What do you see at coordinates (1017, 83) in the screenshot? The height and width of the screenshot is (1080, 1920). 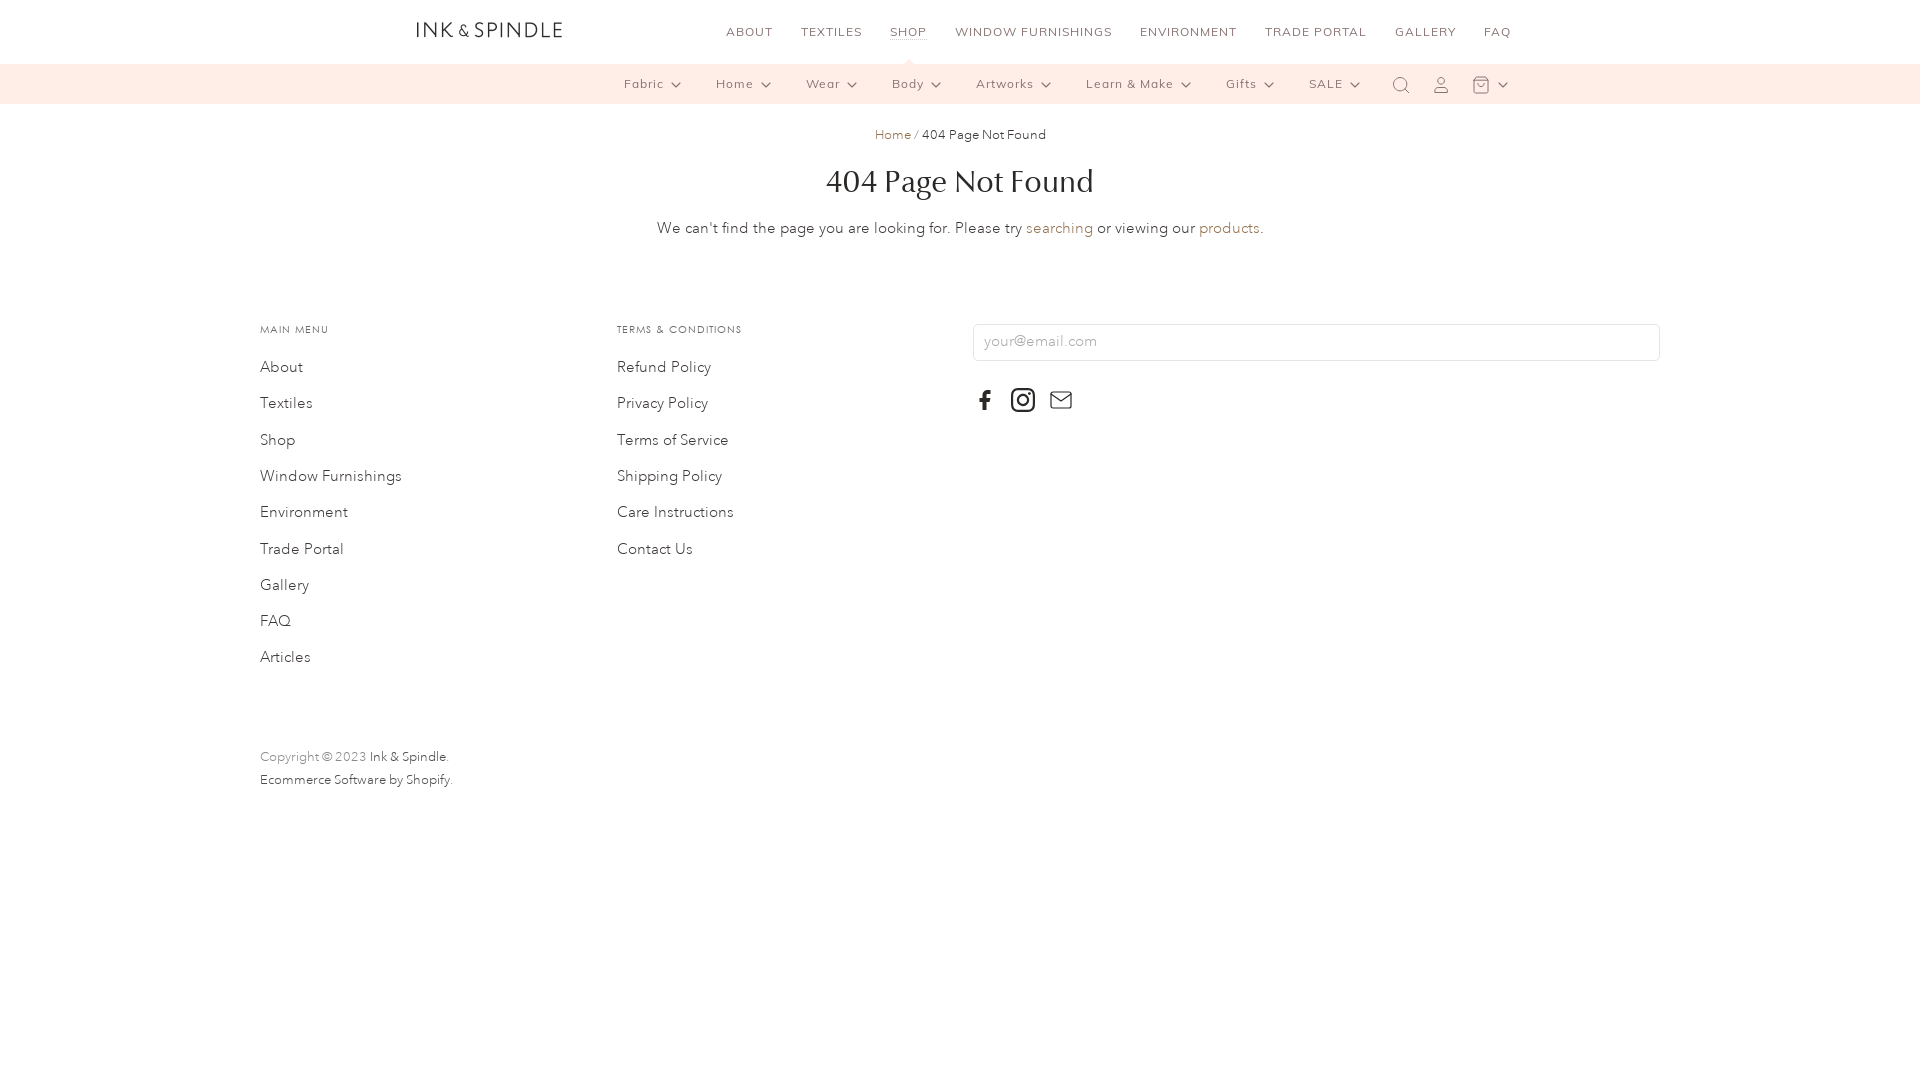 I see `'Artworks'` at bounding box center [1017, 83].